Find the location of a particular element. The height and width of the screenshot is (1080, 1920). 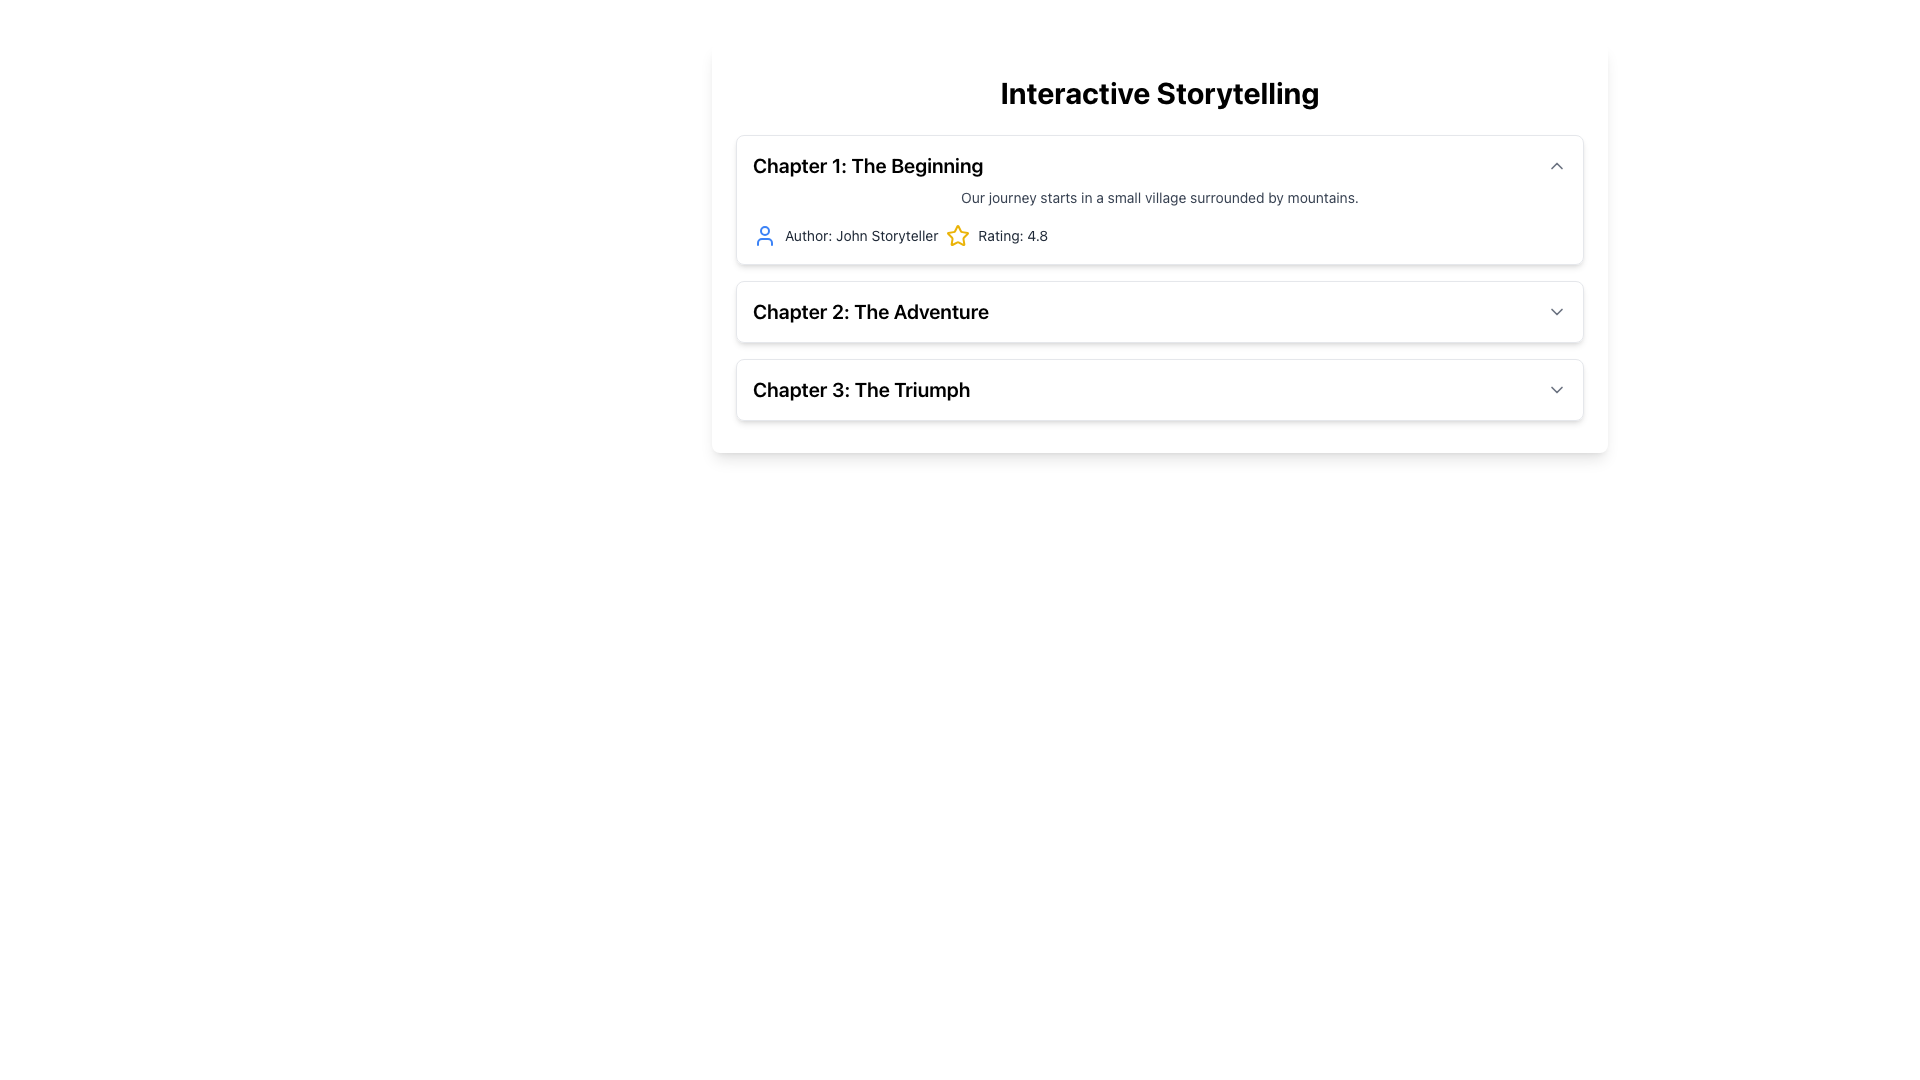

the author icon located in the first card labeled 'Chapter 1: The Beginning', positioned to the far left before the text 'Author: John Storyteller' is located at coordinates (763, 234).